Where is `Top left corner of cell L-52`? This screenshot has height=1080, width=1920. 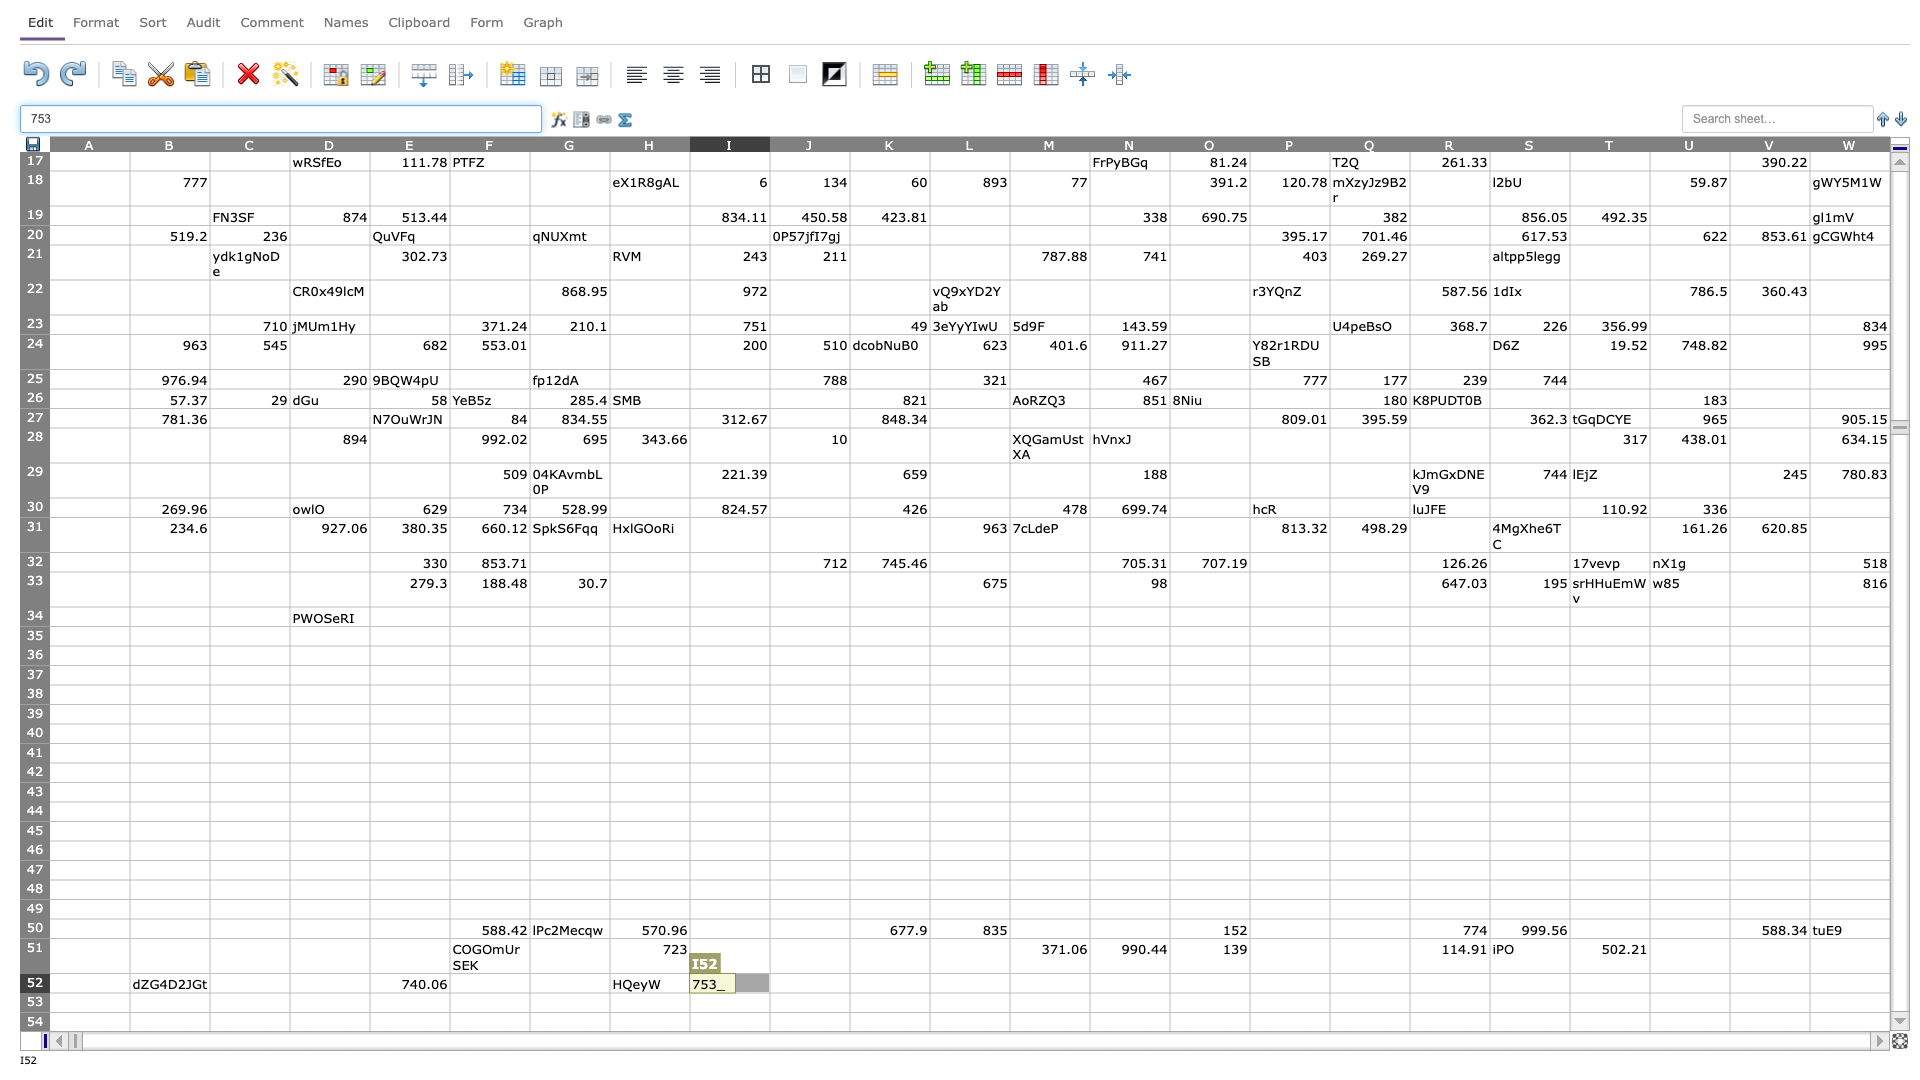 Top left corner of cell L-52 is located at coordinates (929, 972).